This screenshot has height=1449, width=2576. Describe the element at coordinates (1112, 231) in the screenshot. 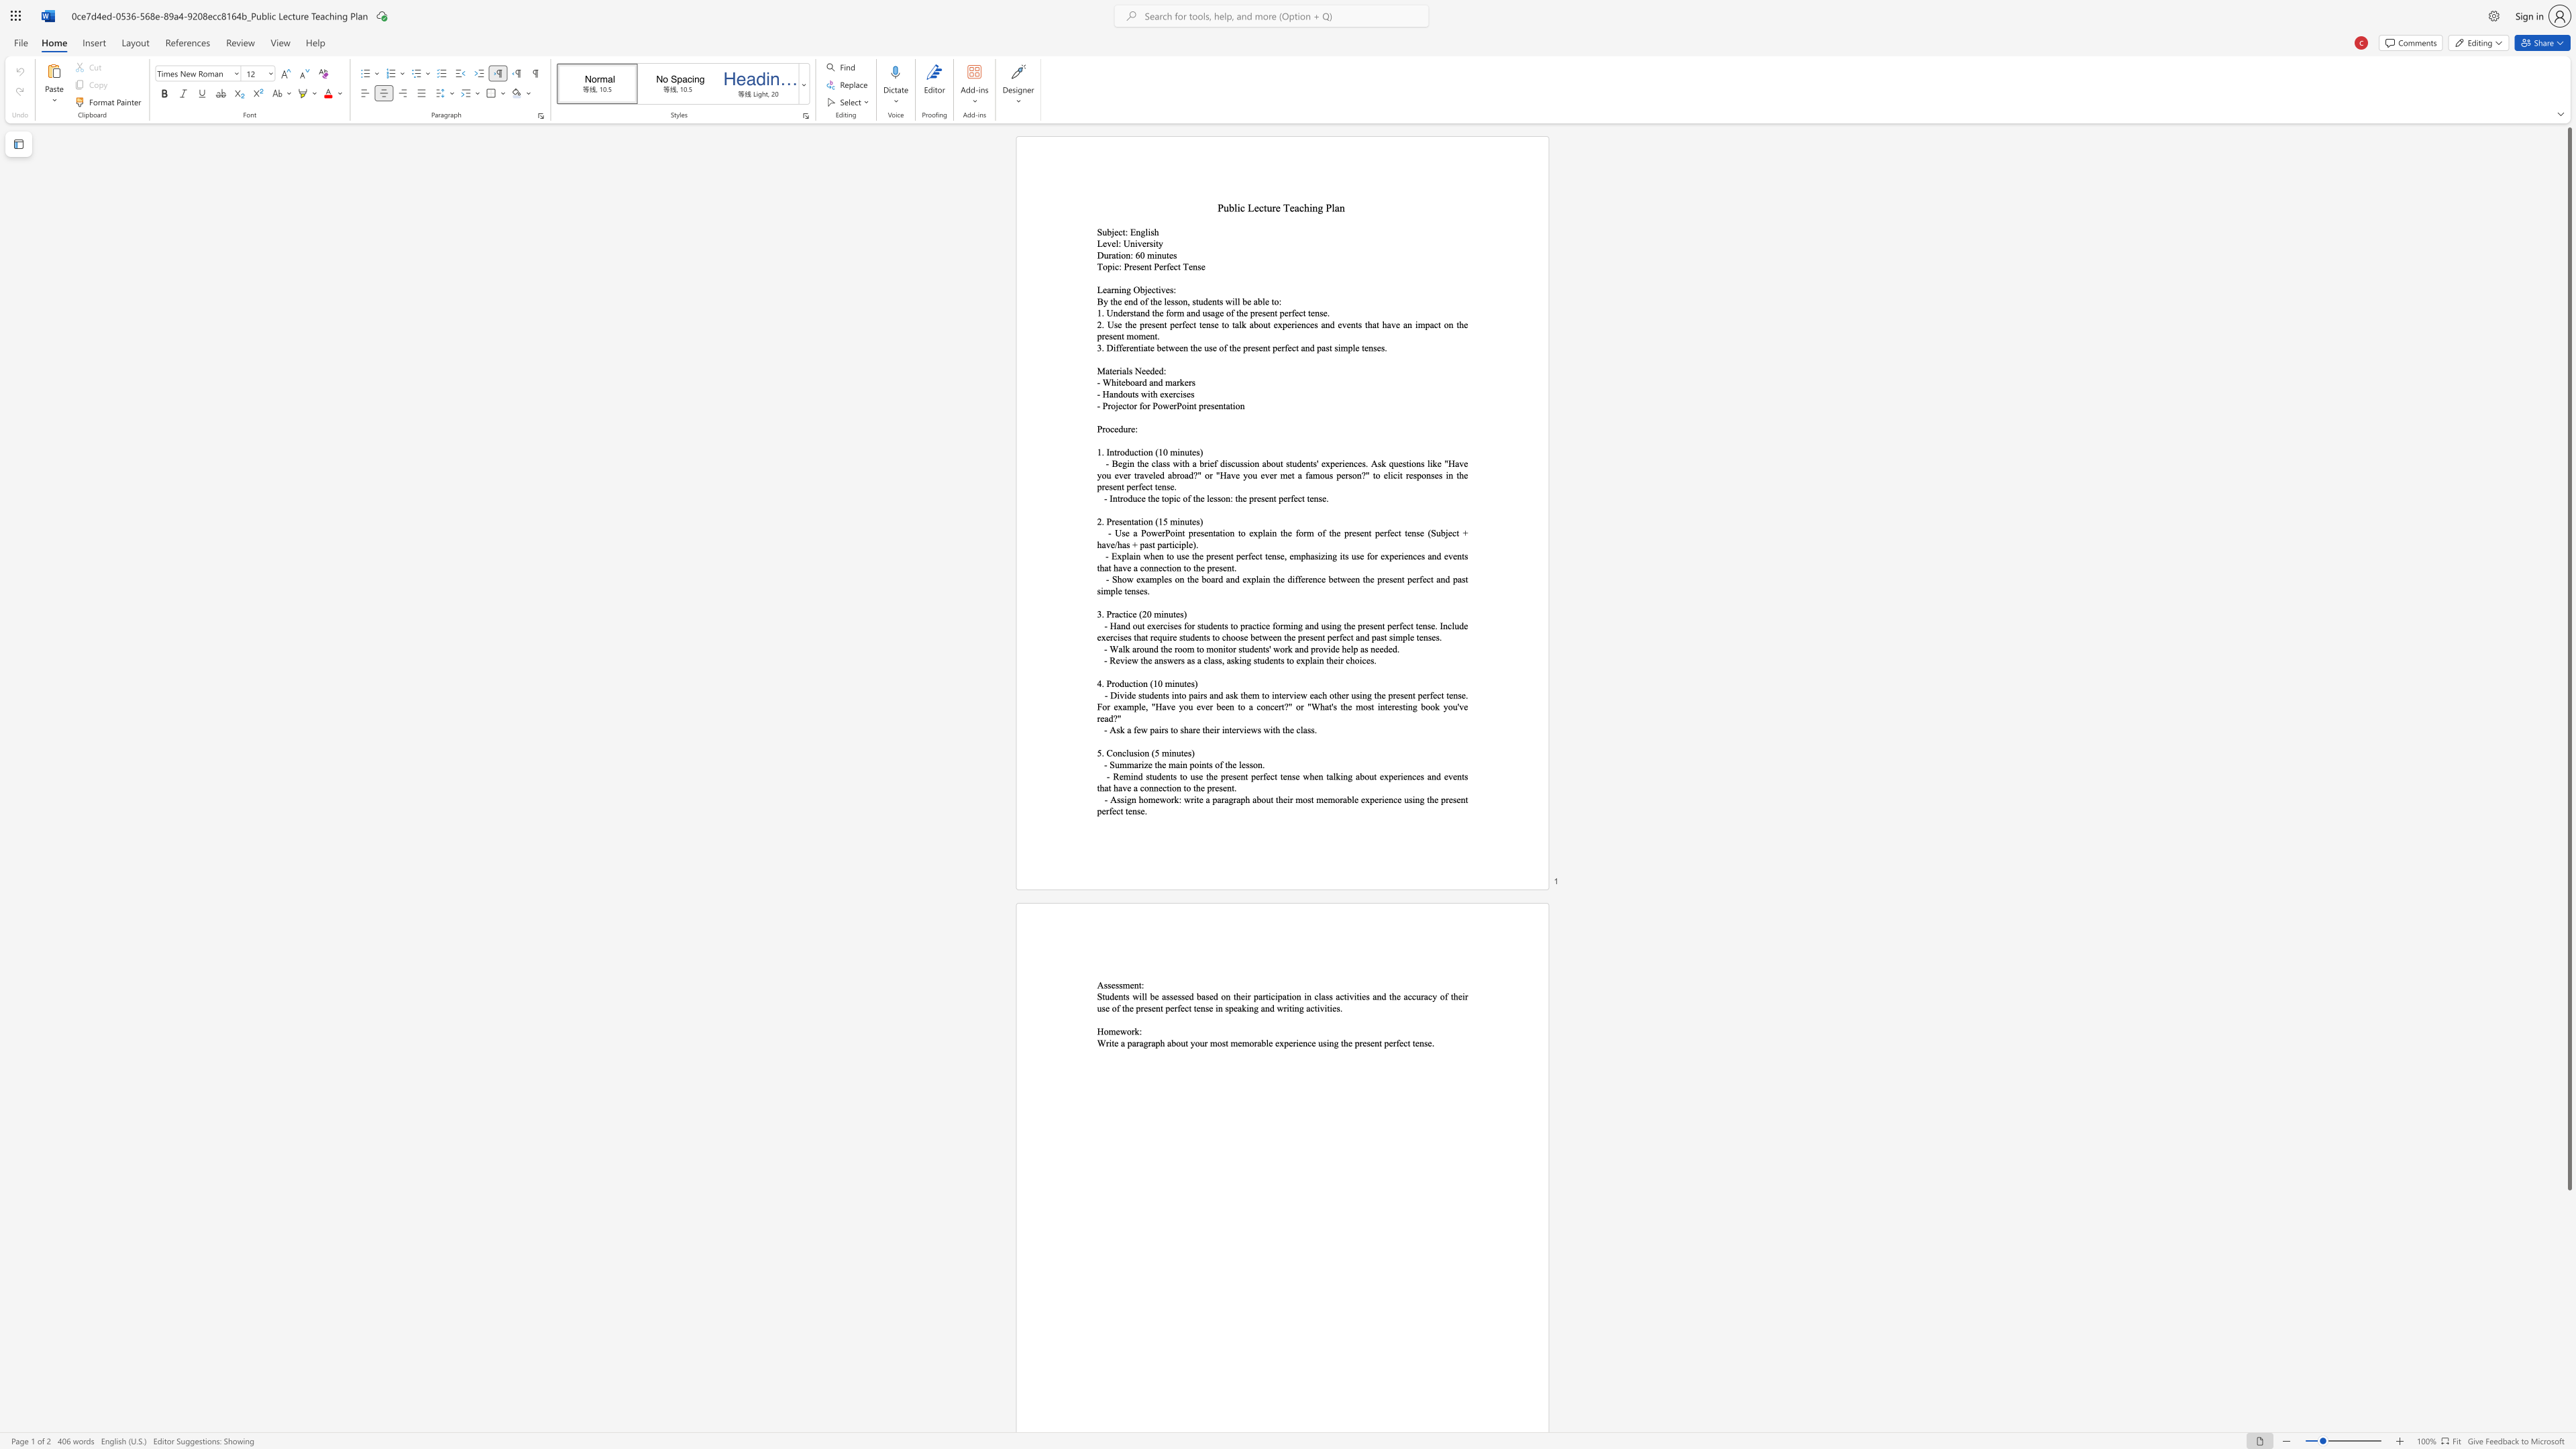

I see `the 1th character "j" in the text` at that location.